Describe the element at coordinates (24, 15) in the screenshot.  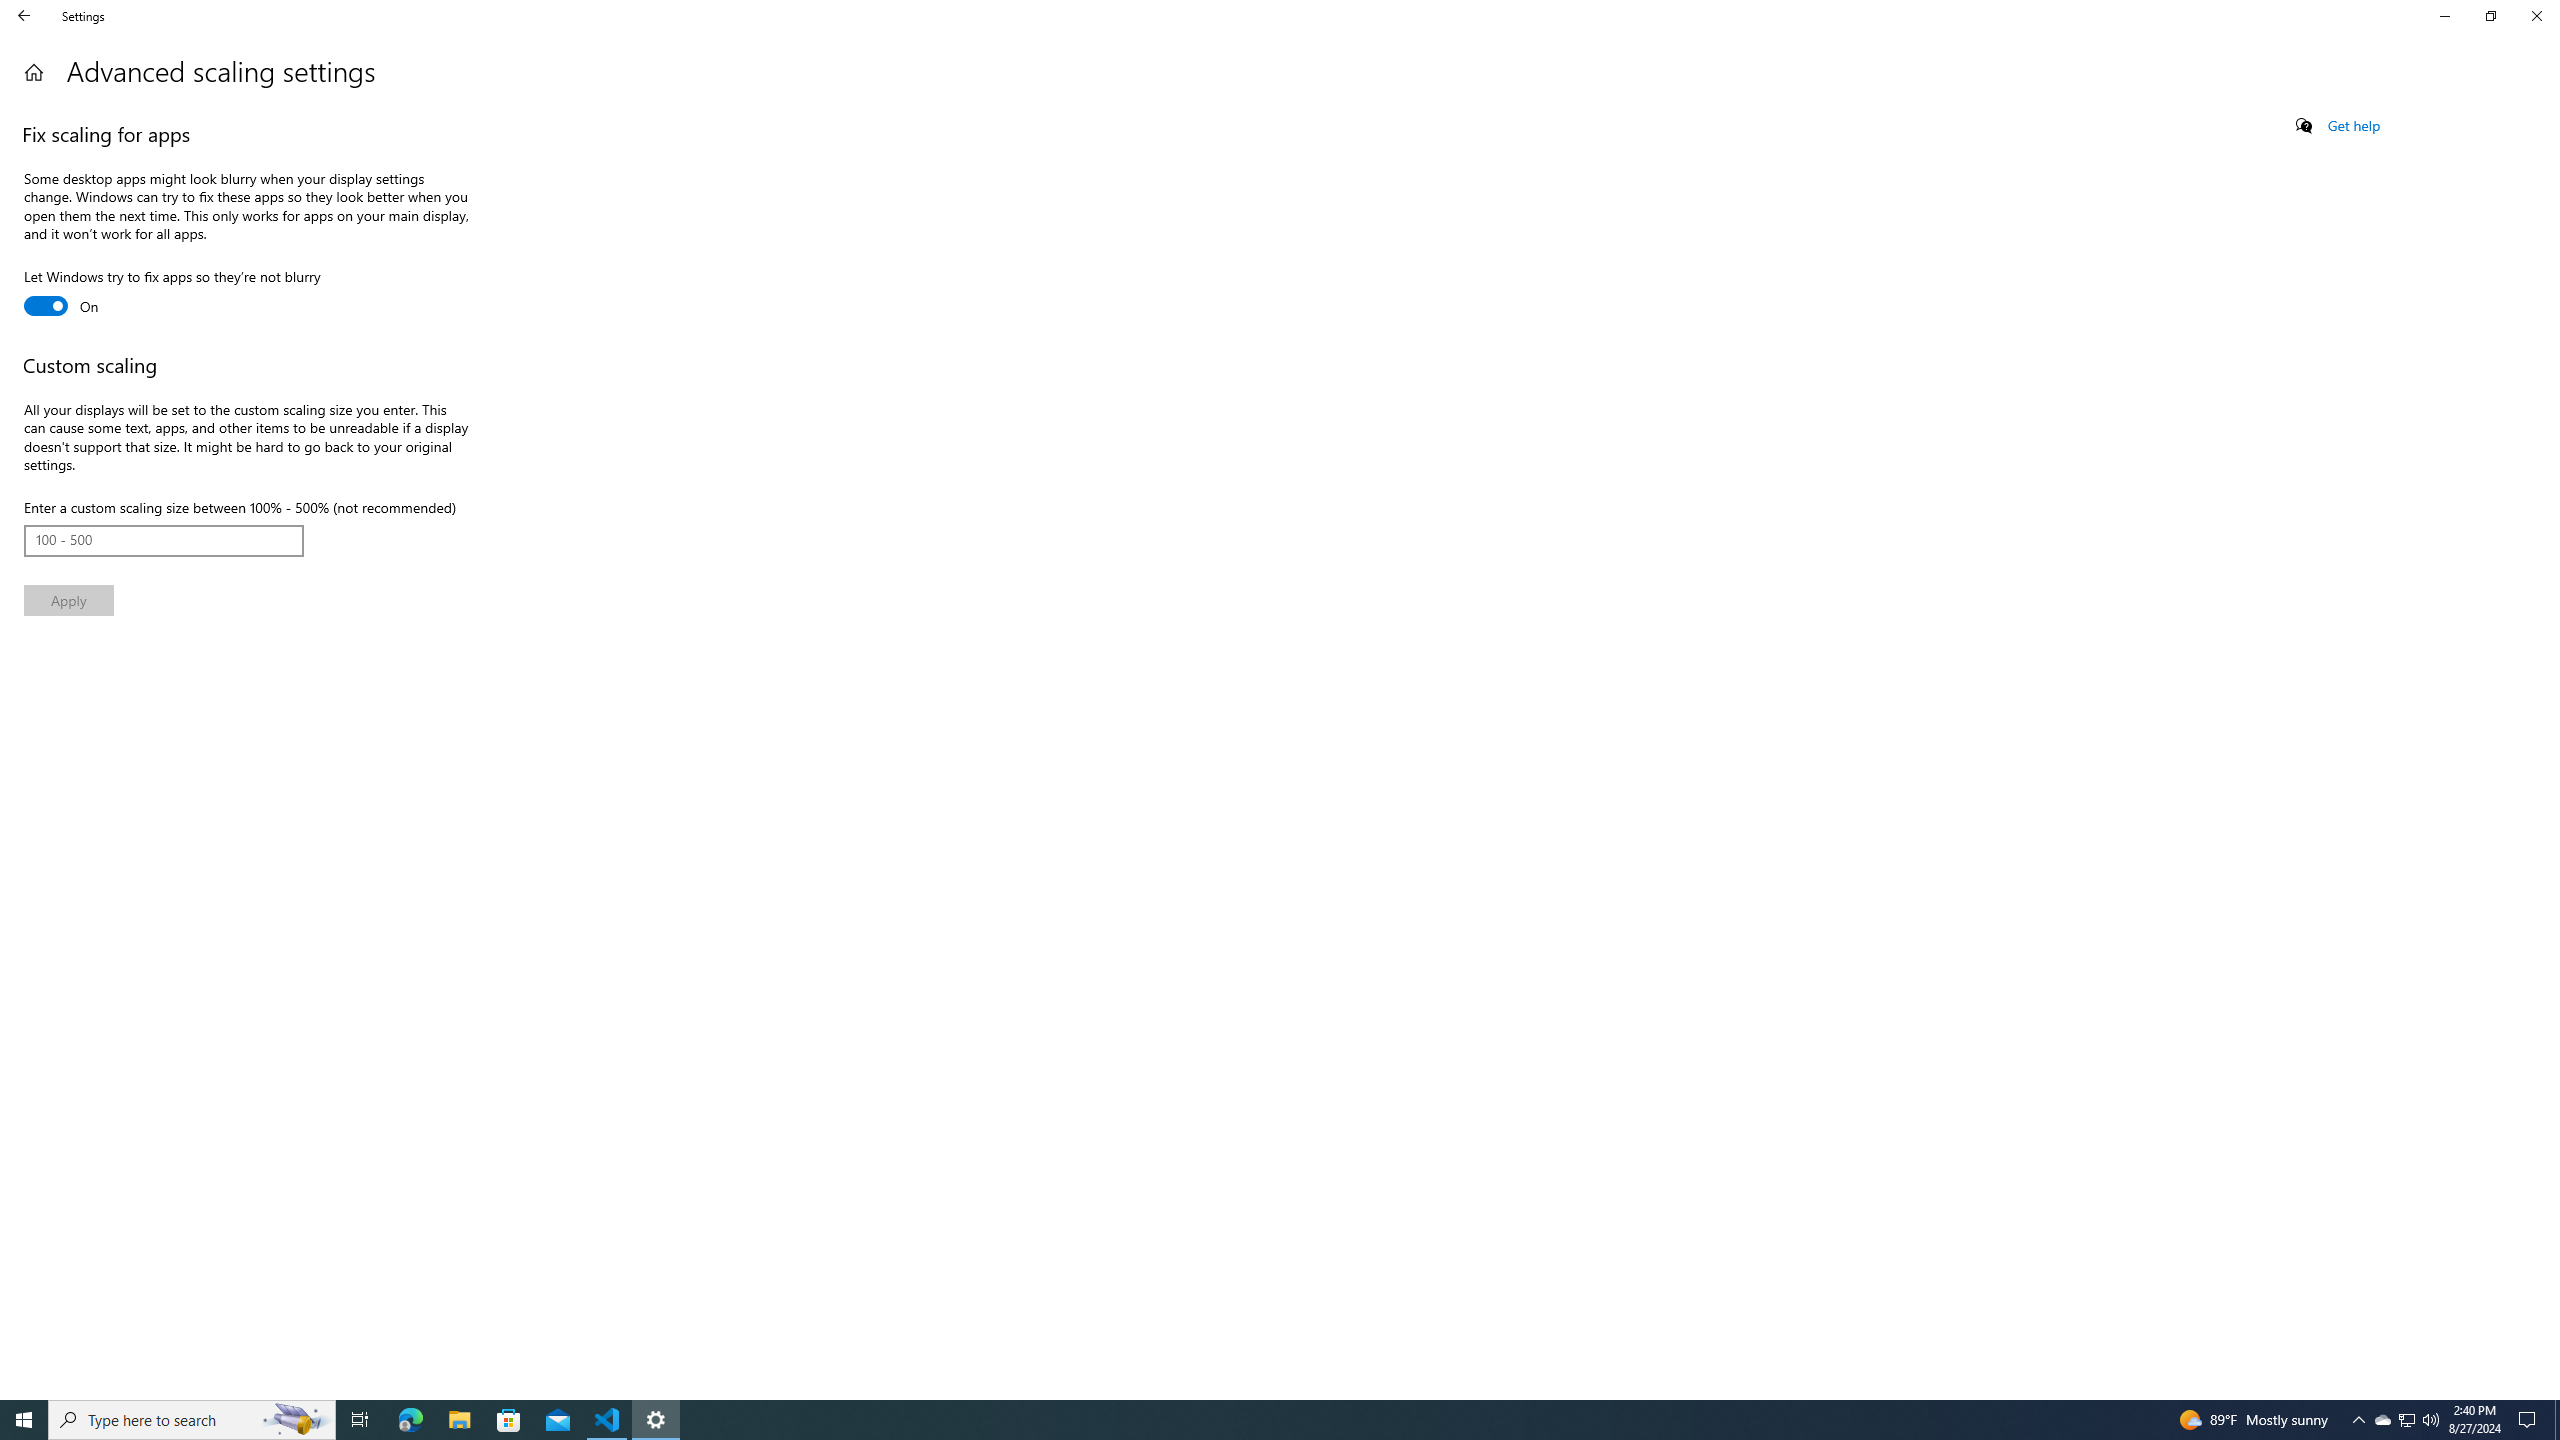
I see `'Back'` at that location.